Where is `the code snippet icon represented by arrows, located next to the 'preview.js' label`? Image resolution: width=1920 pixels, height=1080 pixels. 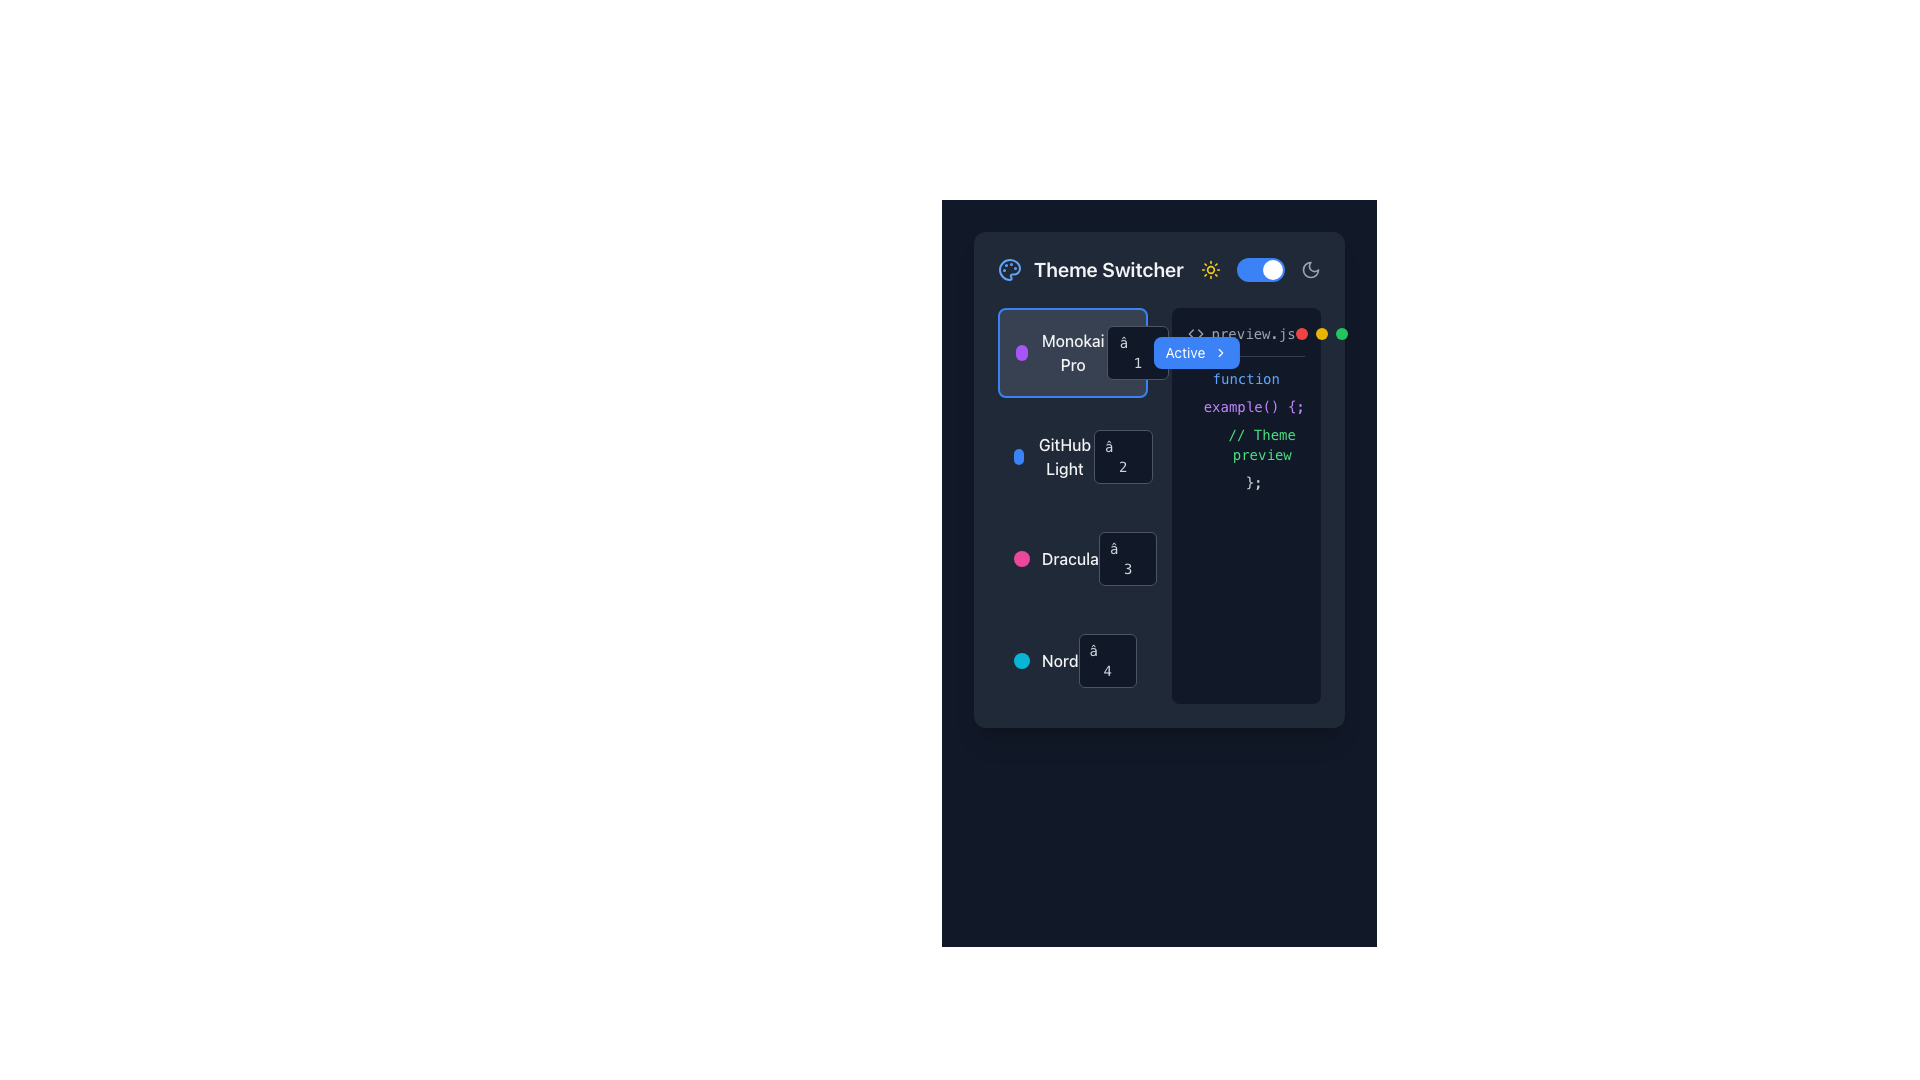 the code snippet icon represented by arrows, located next to the 'preview.js' label is located at coordinates (1195, 333).